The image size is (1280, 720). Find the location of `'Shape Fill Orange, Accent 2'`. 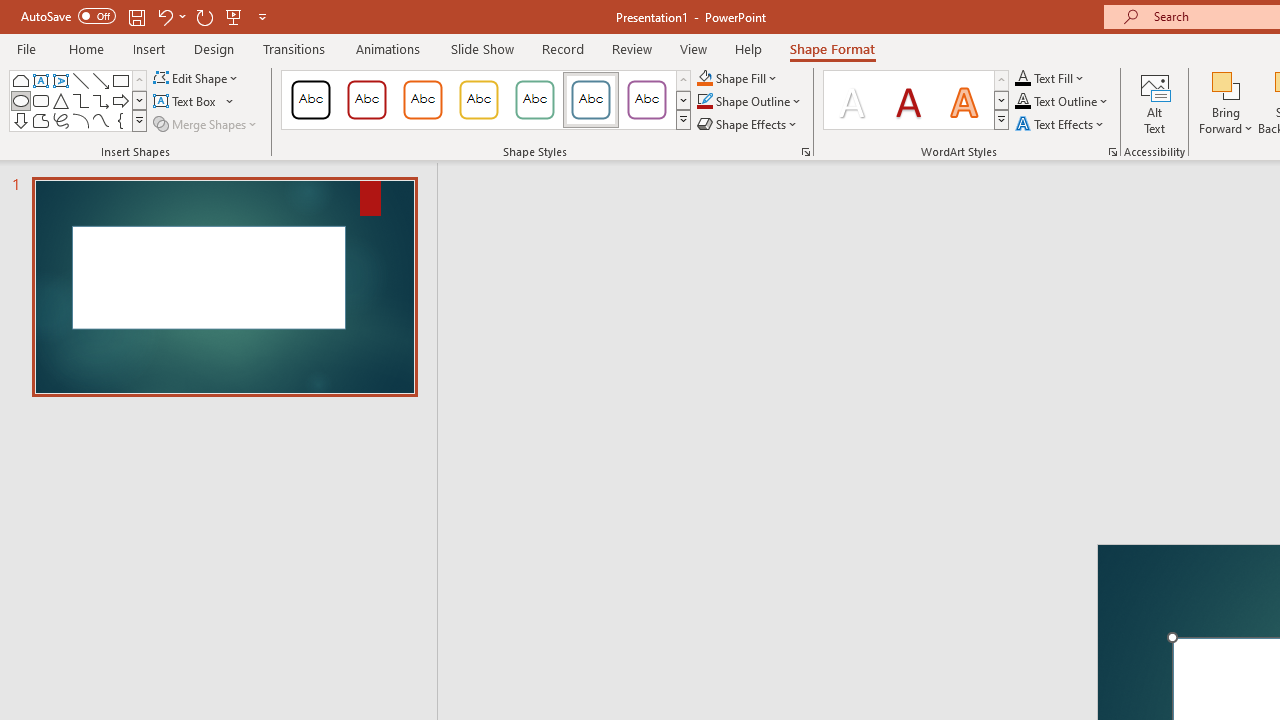

'Shape Fill Orange, Accent 2' is located at coordinates (704, 77).